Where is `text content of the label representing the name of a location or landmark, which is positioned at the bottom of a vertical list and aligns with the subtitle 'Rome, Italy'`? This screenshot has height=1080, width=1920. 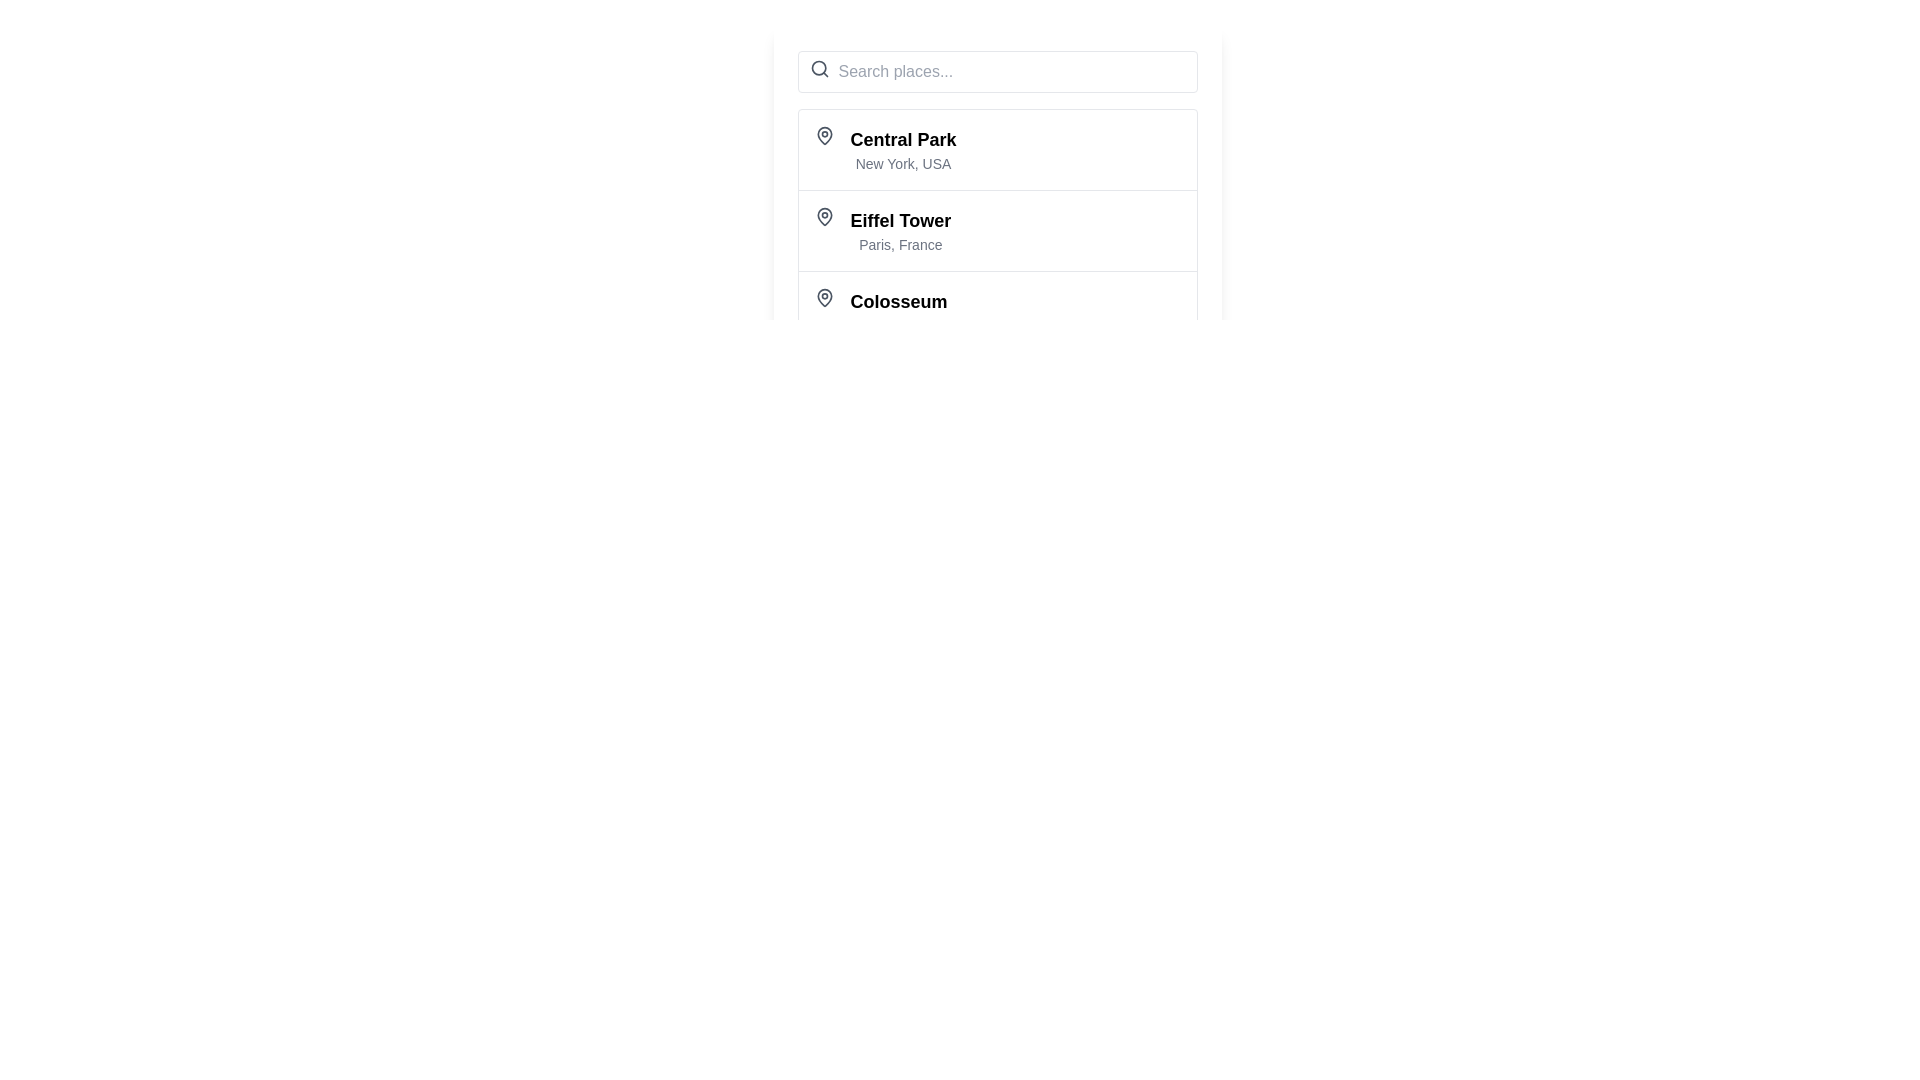 text content of the label representing the name of a location or landmark, which is positioned at the bottom of a vertical list and aligns with the subtitle 'Rome, Italy' is located at coordinates (897, 301).